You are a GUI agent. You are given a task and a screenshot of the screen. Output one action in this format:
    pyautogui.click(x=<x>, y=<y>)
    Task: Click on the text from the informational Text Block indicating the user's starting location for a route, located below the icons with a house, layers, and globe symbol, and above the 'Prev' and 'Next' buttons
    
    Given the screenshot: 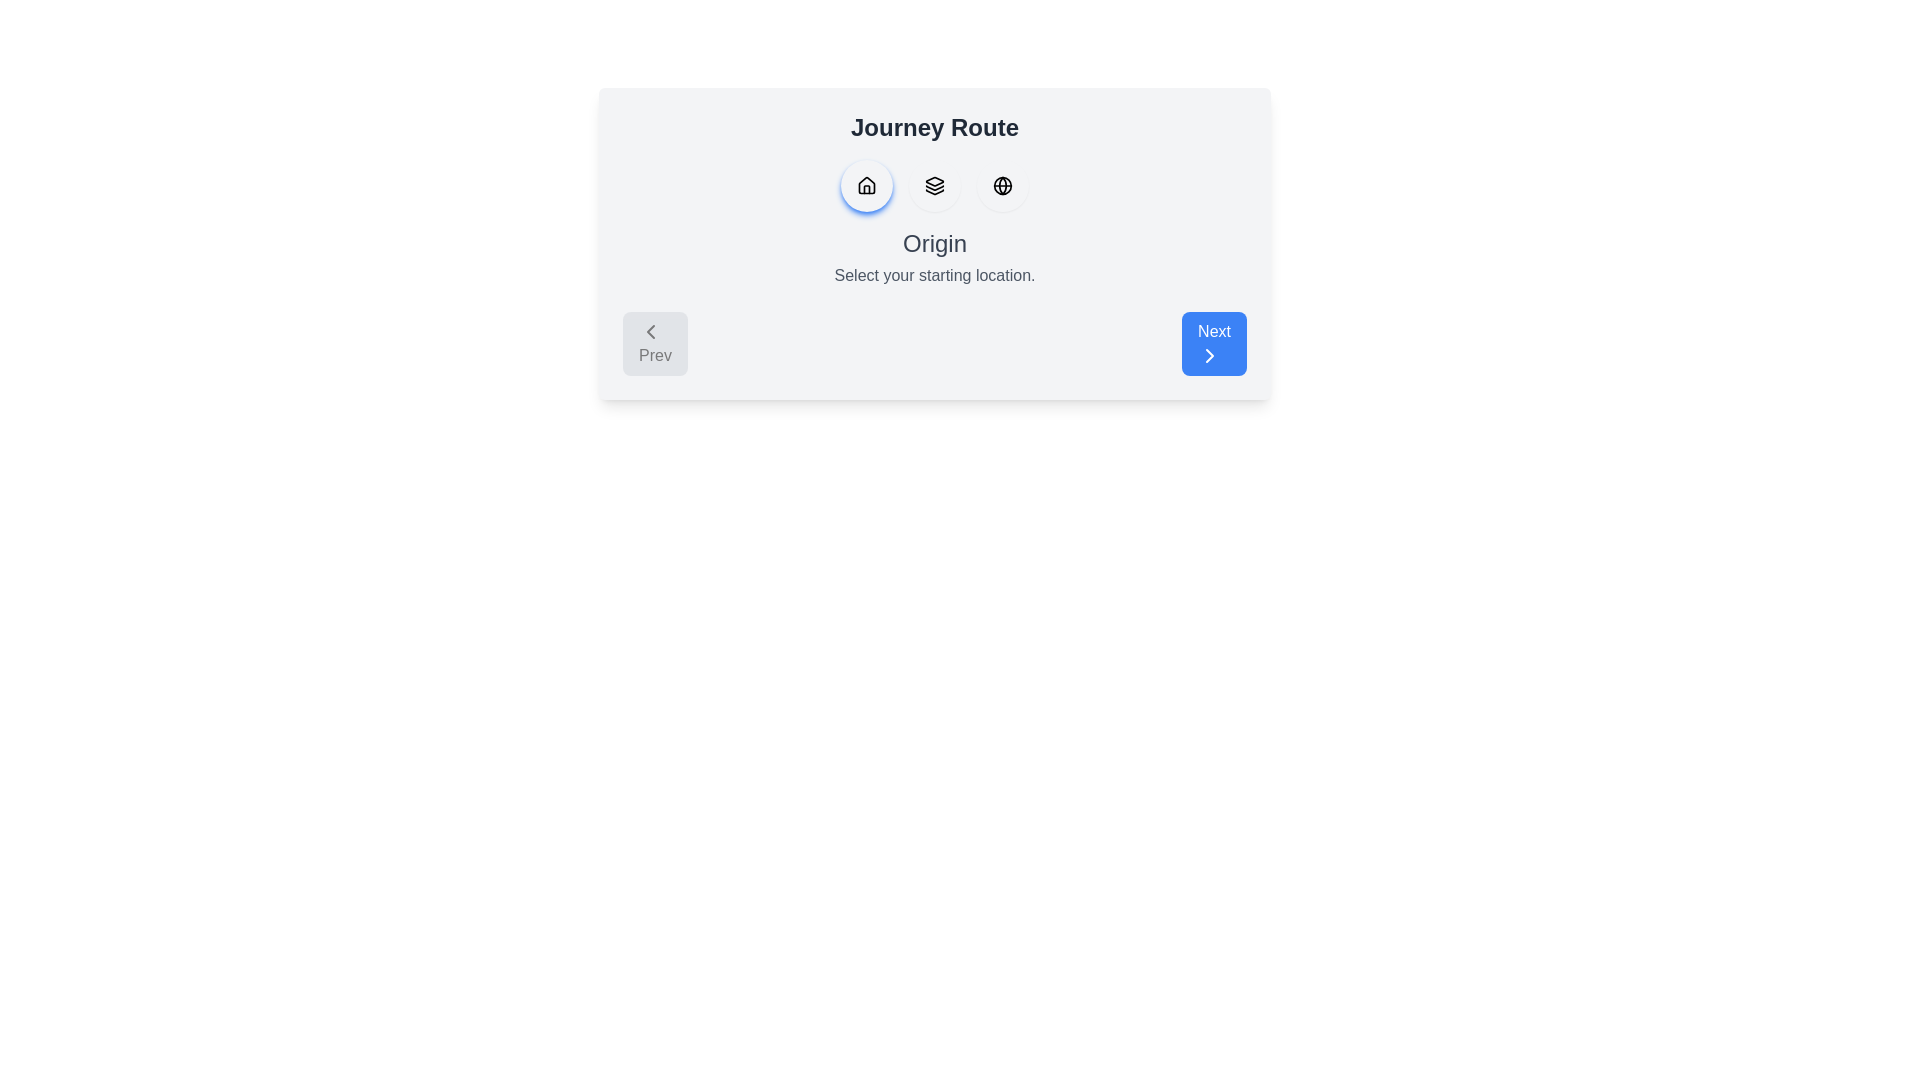 What is the action you would take?
    pyautogui.click(x=934, y=257)
    